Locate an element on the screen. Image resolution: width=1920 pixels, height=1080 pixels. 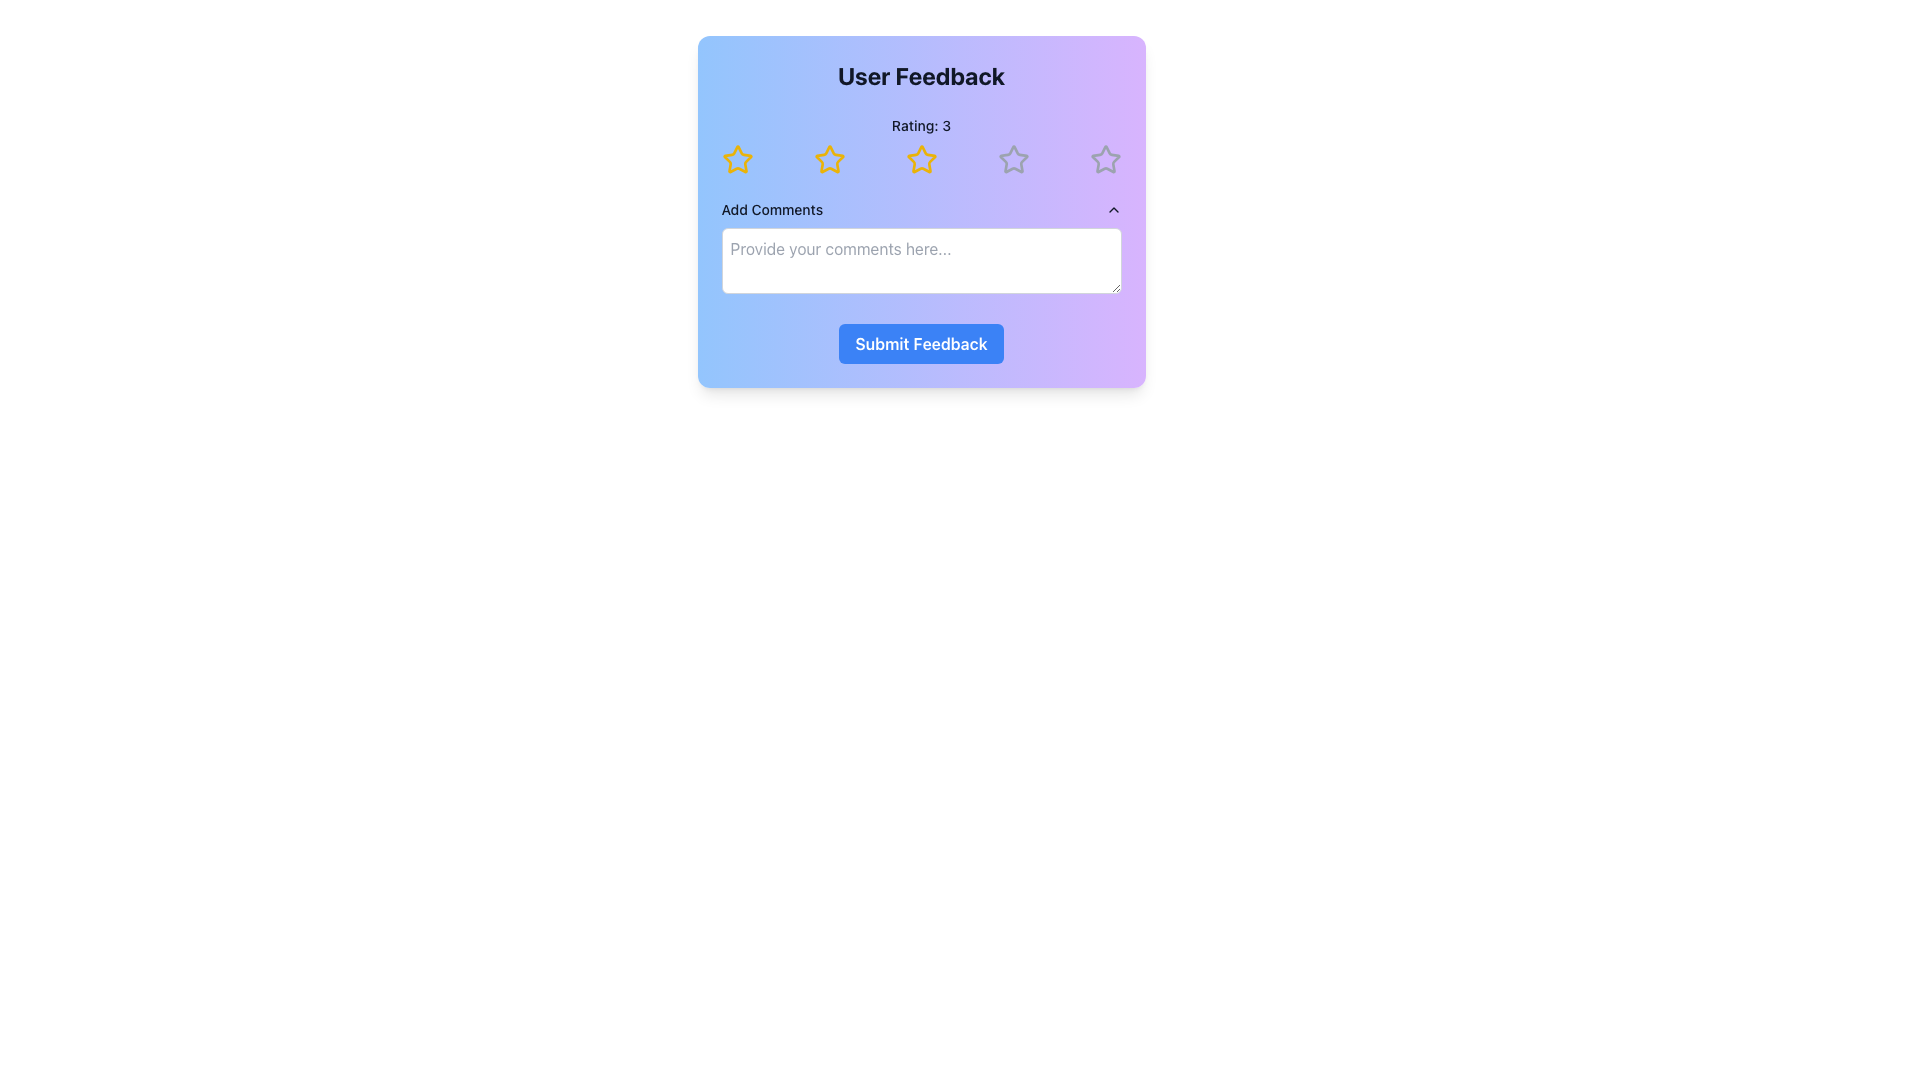
the first star rating icon, which is a yellow outlined star in a horizontal series of stars for rating selection preview is located at coordinates (736, 158).